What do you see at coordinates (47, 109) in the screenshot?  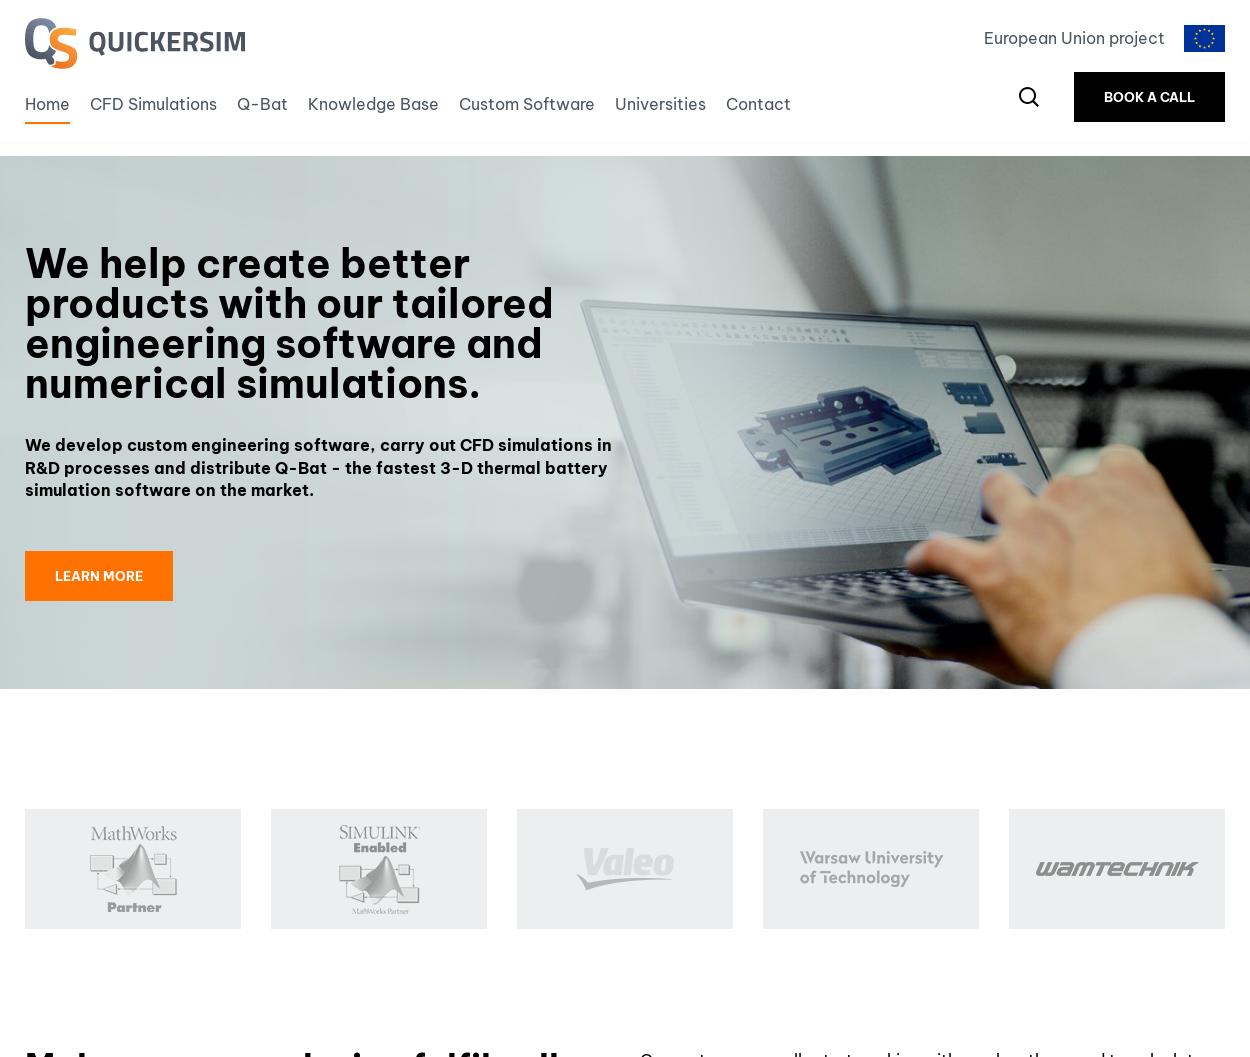 I see `'Home'` at bounding box center [47, 109].